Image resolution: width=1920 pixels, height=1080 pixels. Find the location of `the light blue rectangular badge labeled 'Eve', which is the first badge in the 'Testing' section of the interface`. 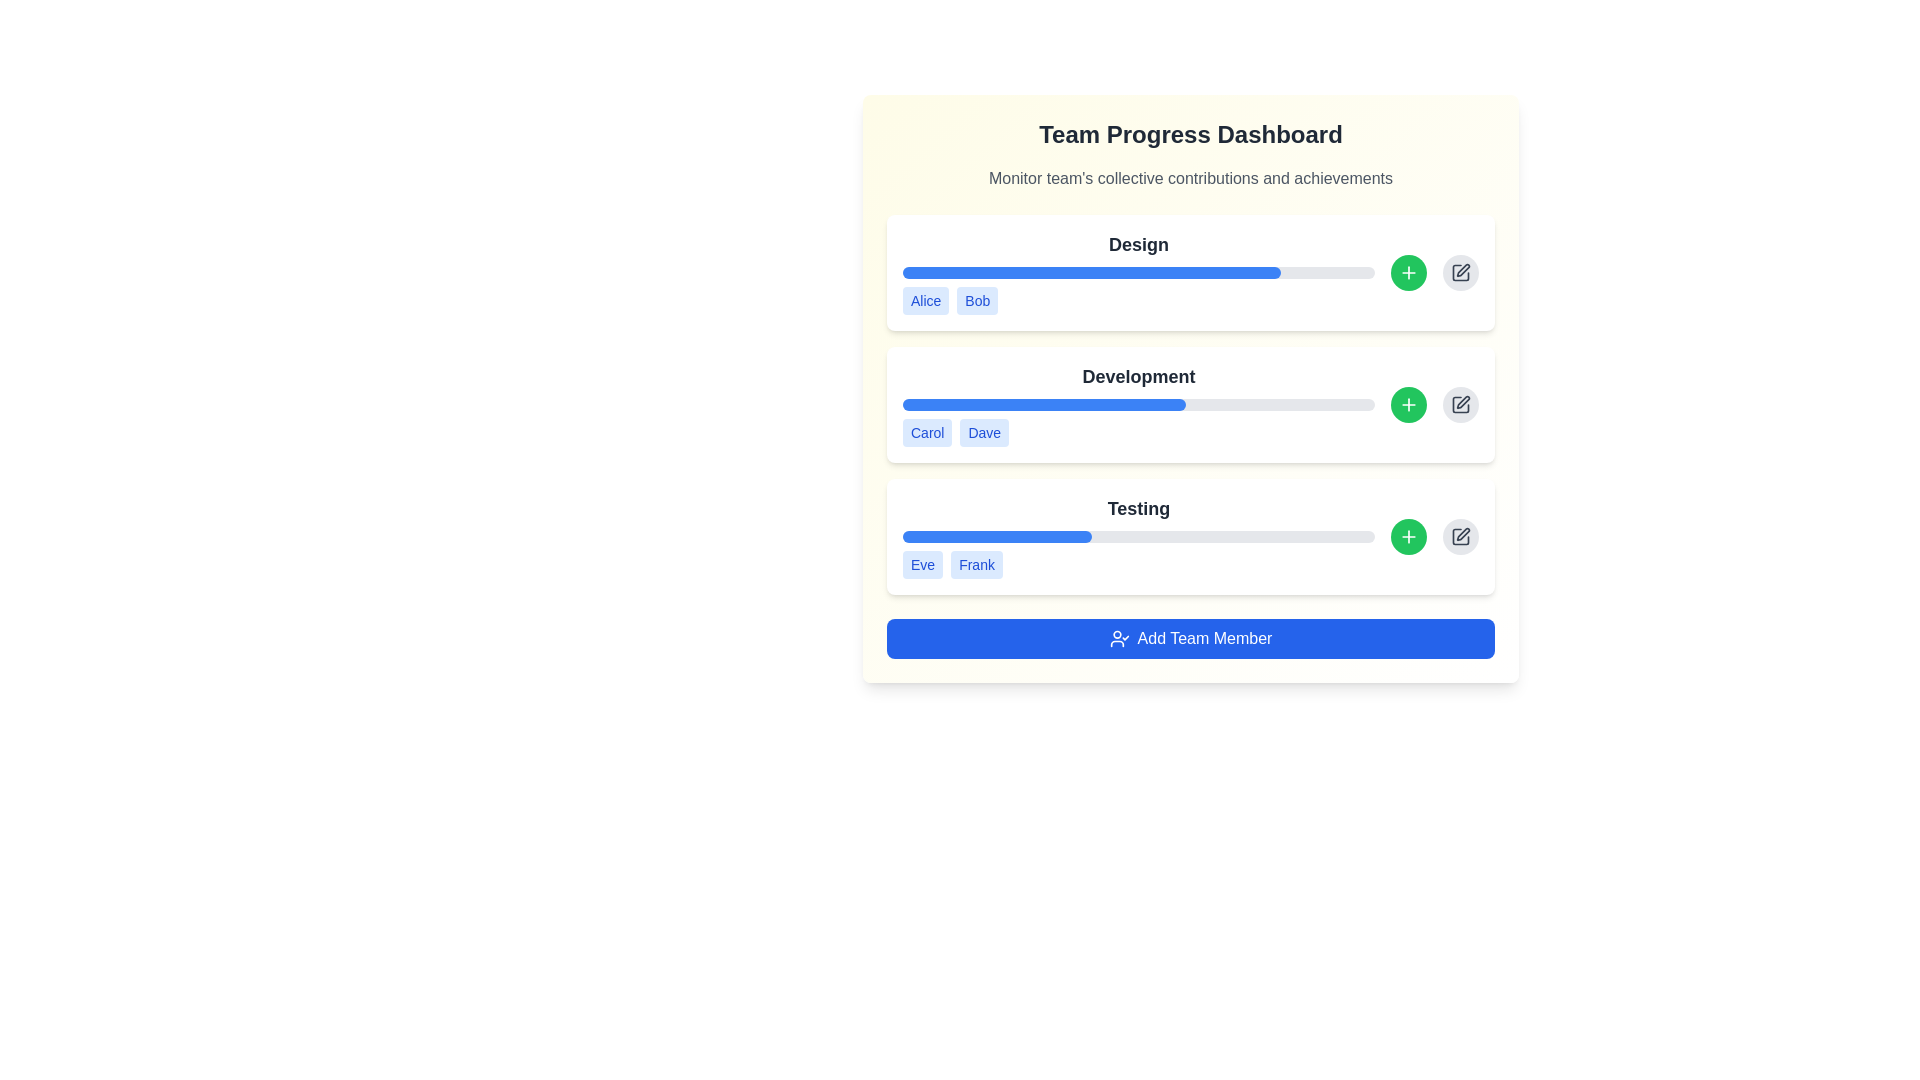

the light blue rectangular badge labeled 'Eve', which is the first badge in the 'Testing' section of the interface is located at coordinates (922, 564).